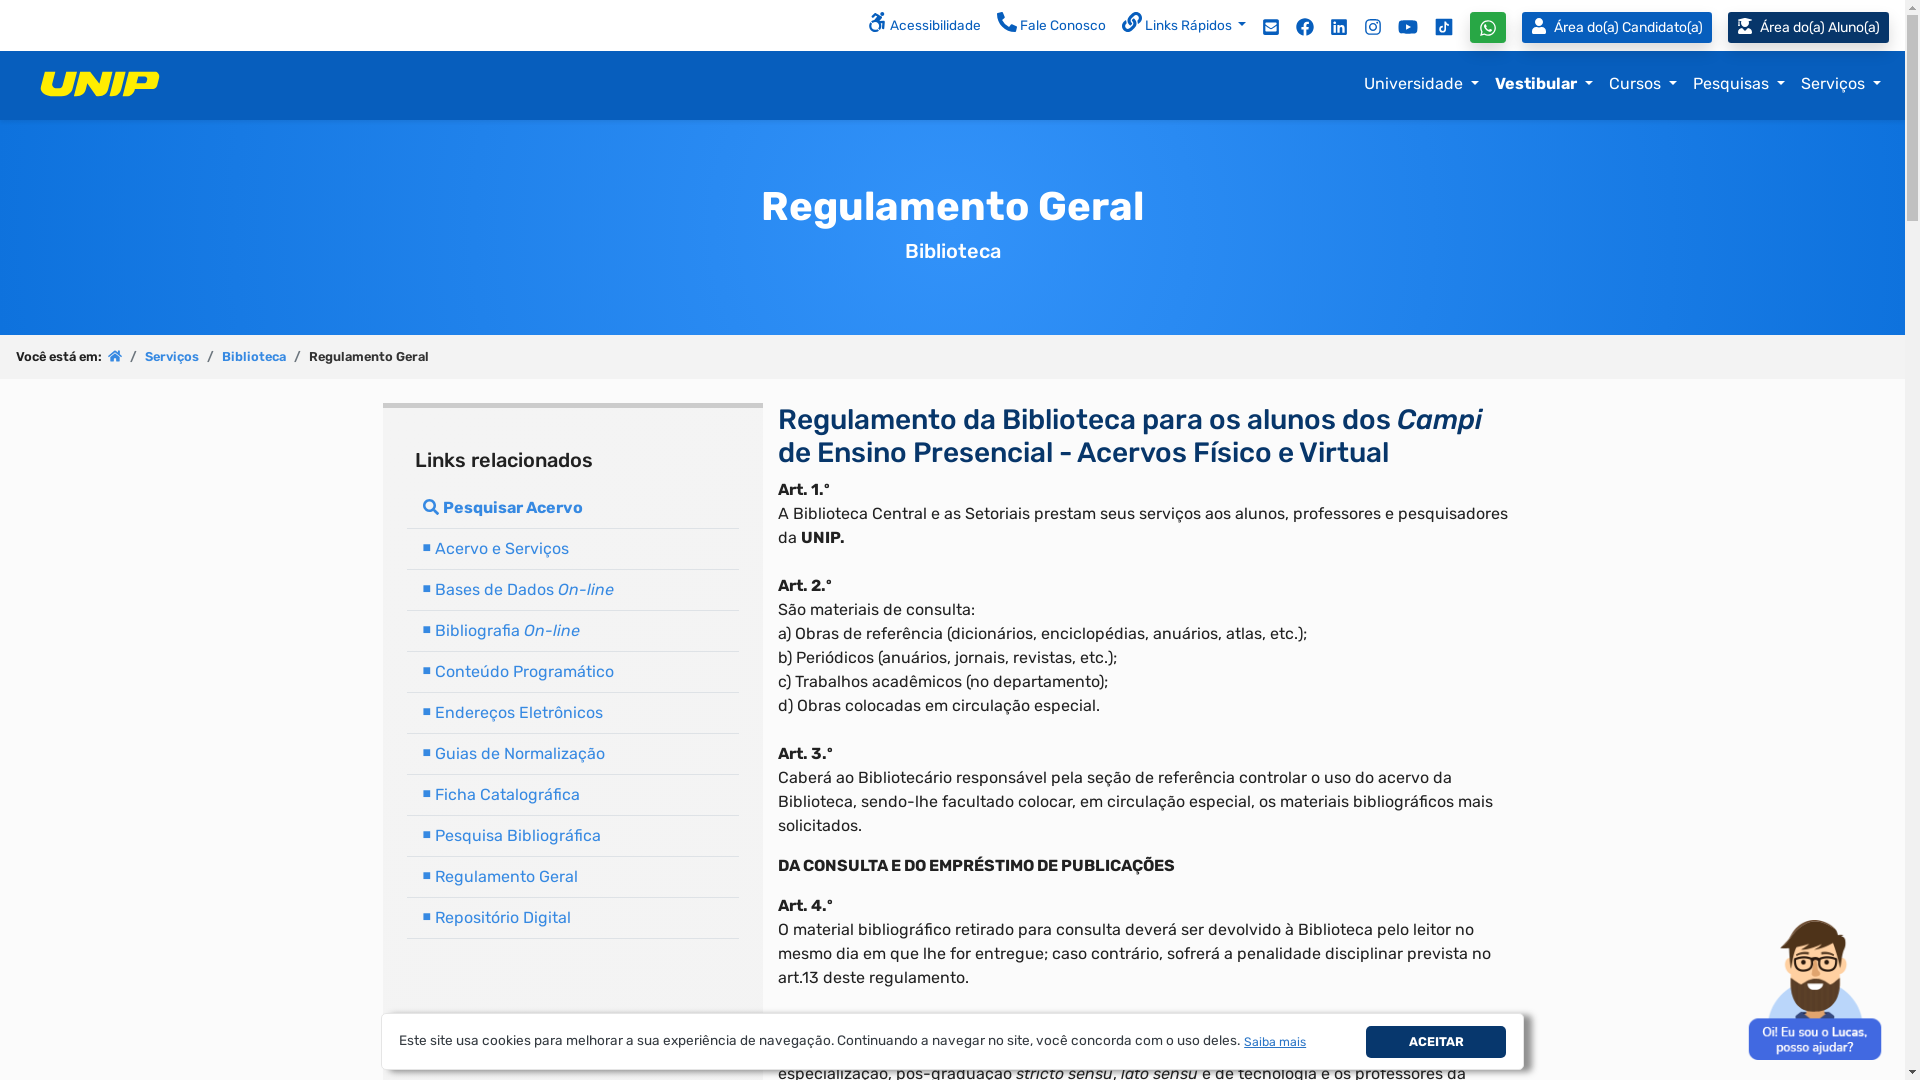  What do you see at coordinates (1444, 26) in the screenshot?
I see `'Siga a UNIP no TikTok da UNIP'` at bounding box center [1444, 26].